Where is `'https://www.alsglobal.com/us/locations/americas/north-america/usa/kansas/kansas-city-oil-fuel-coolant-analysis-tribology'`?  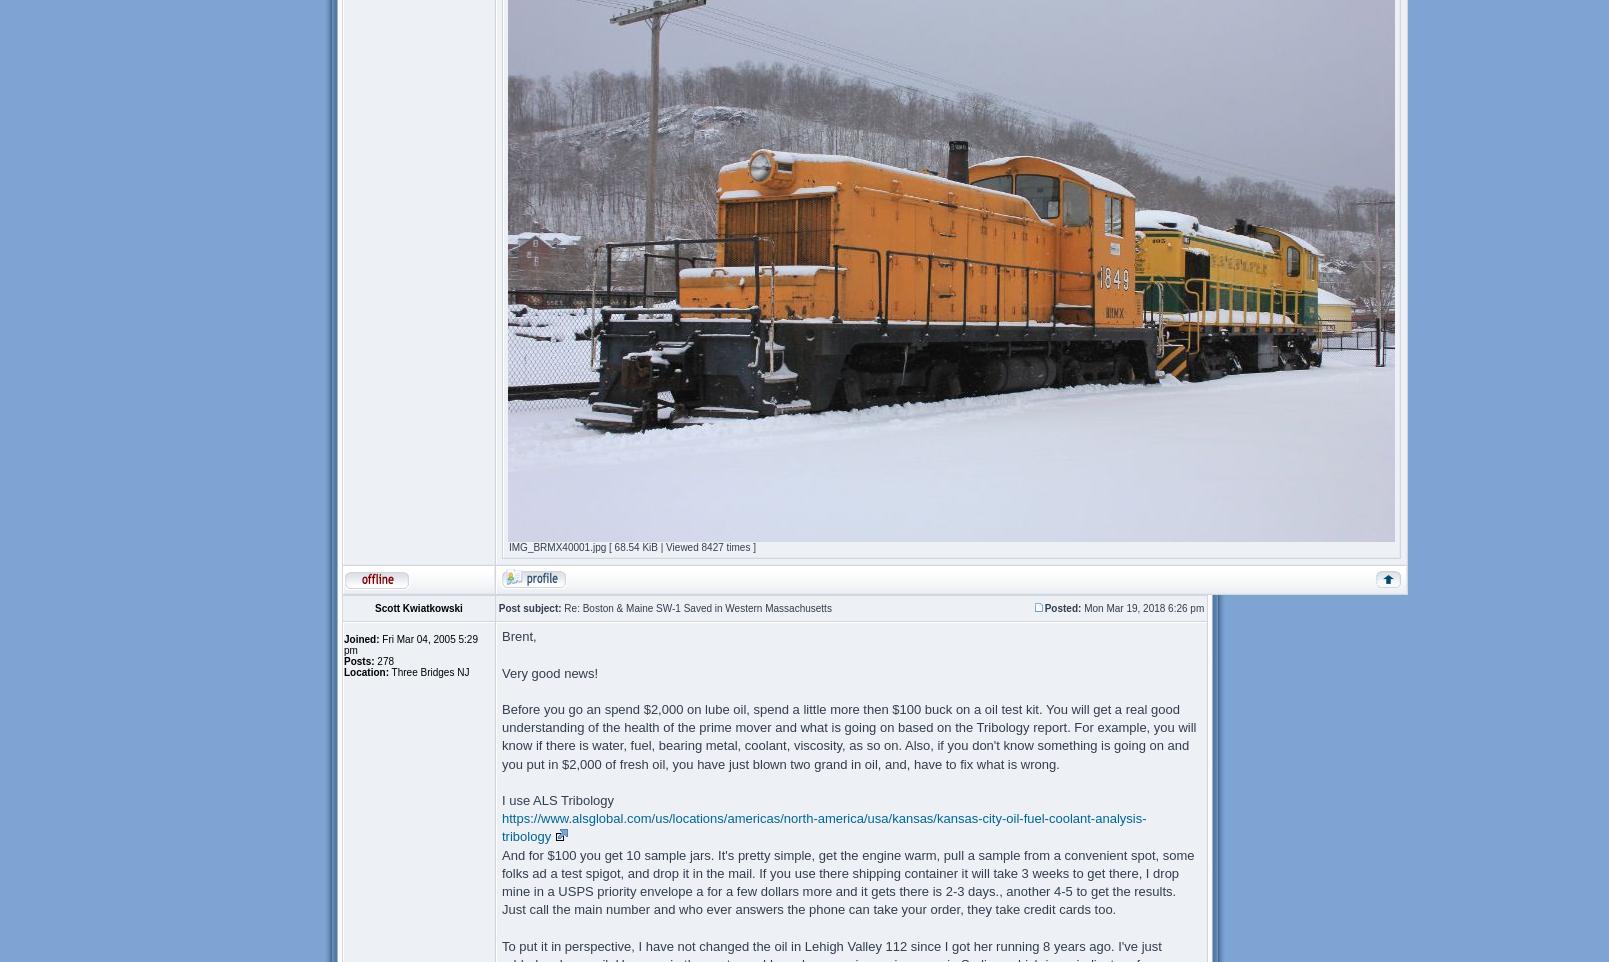 'https://www.alsglobal.com/us/locations/americas/north-america/usa/kansas/kansas-city-oil-fuel-coolant-analysis-tribology' is located at coordinates (823, 827).